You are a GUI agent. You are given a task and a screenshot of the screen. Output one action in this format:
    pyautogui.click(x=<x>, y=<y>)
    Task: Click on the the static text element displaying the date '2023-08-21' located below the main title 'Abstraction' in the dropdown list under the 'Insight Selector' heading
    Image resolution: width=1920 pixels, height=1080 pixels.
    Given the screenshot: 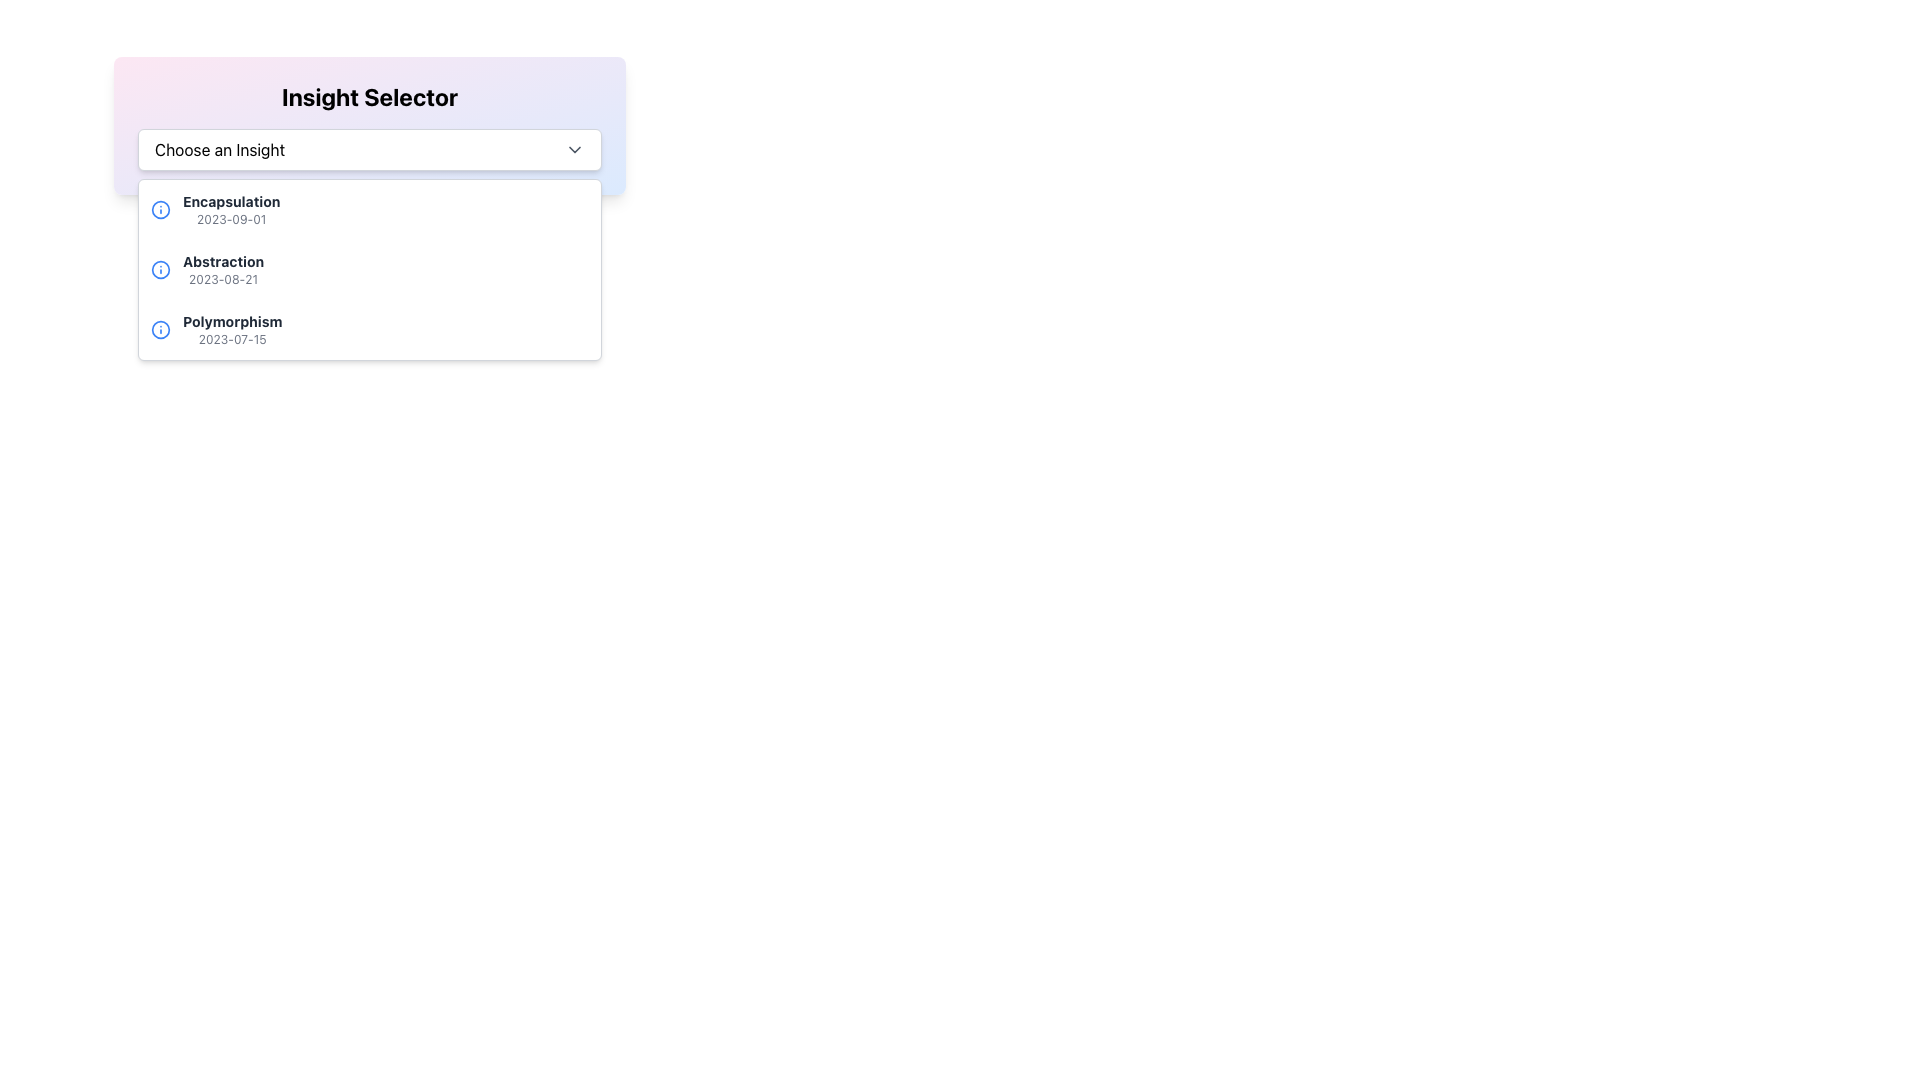 What is the action you would take?
    pyautogui.click(x=223, y=280)
    